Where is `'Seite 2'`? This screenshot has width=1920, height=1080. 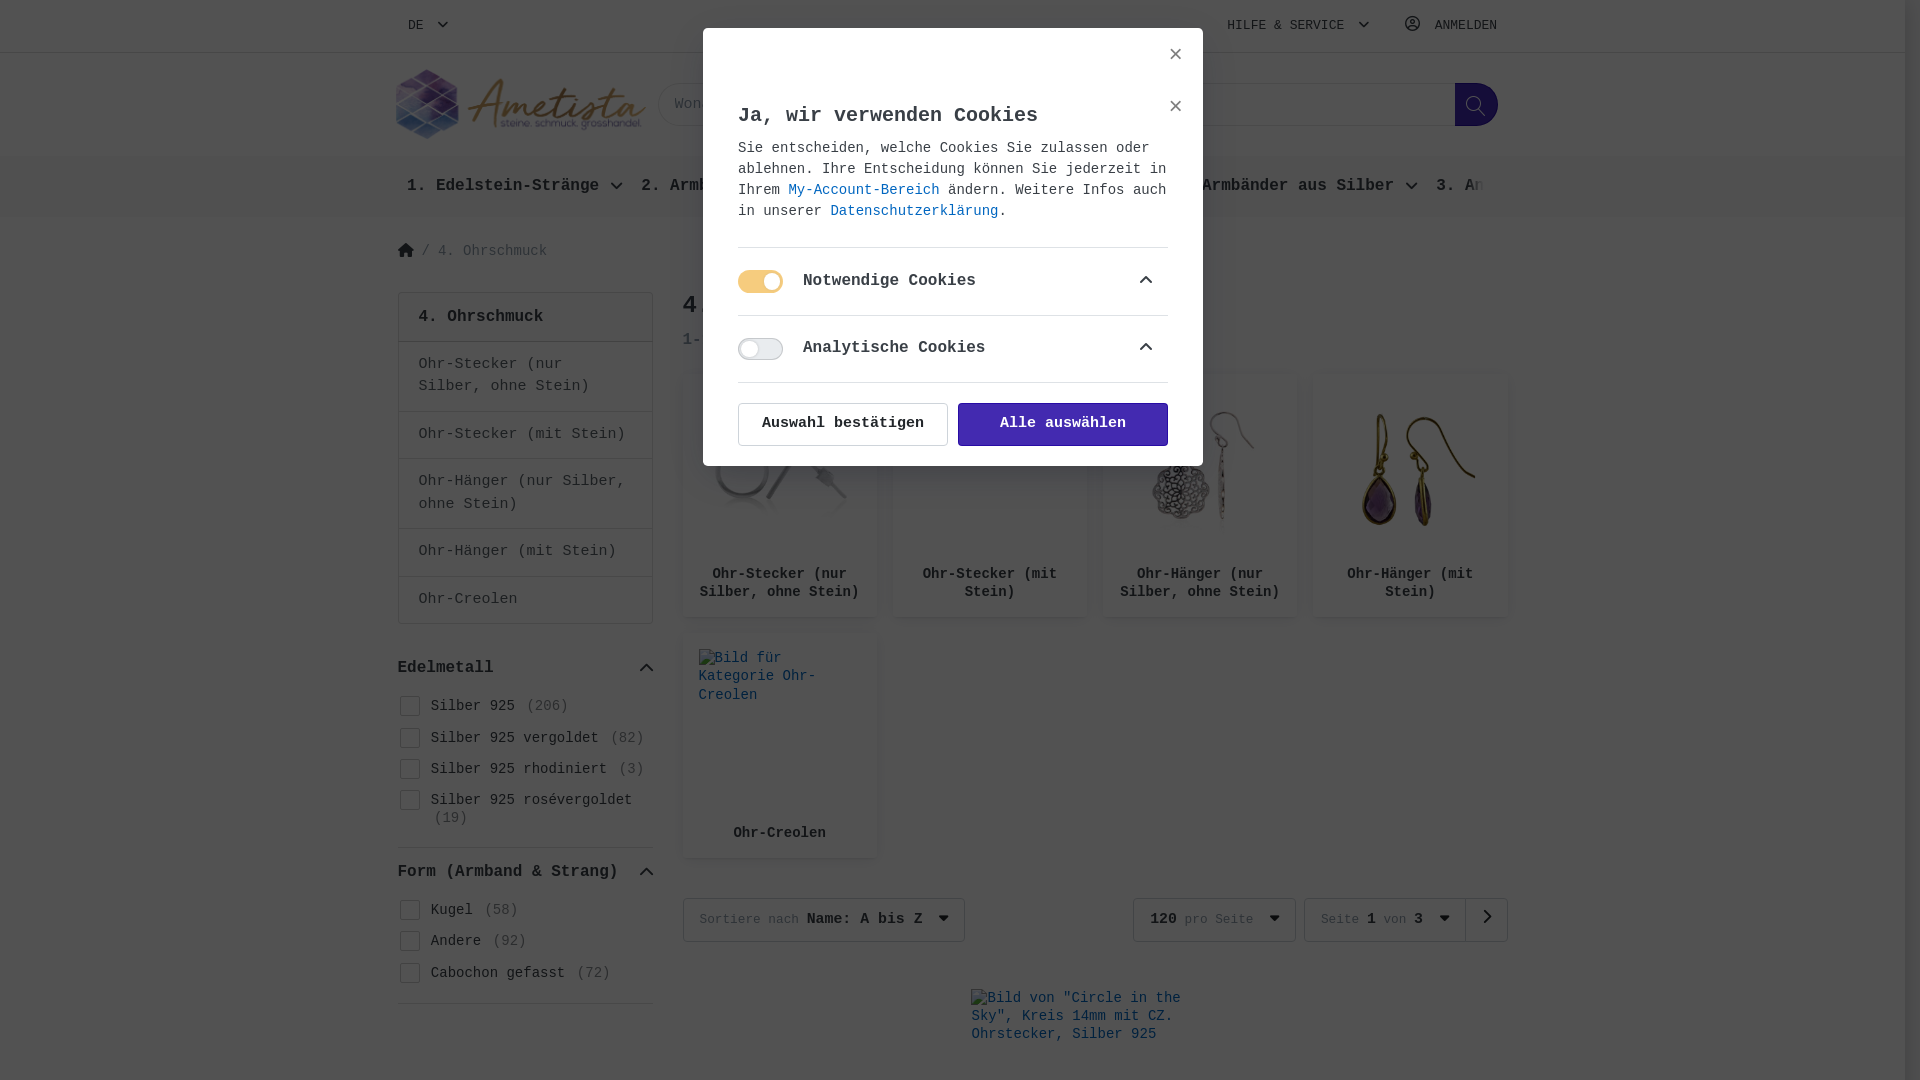 'Seite 2' is located at coordinates (1485, 920).